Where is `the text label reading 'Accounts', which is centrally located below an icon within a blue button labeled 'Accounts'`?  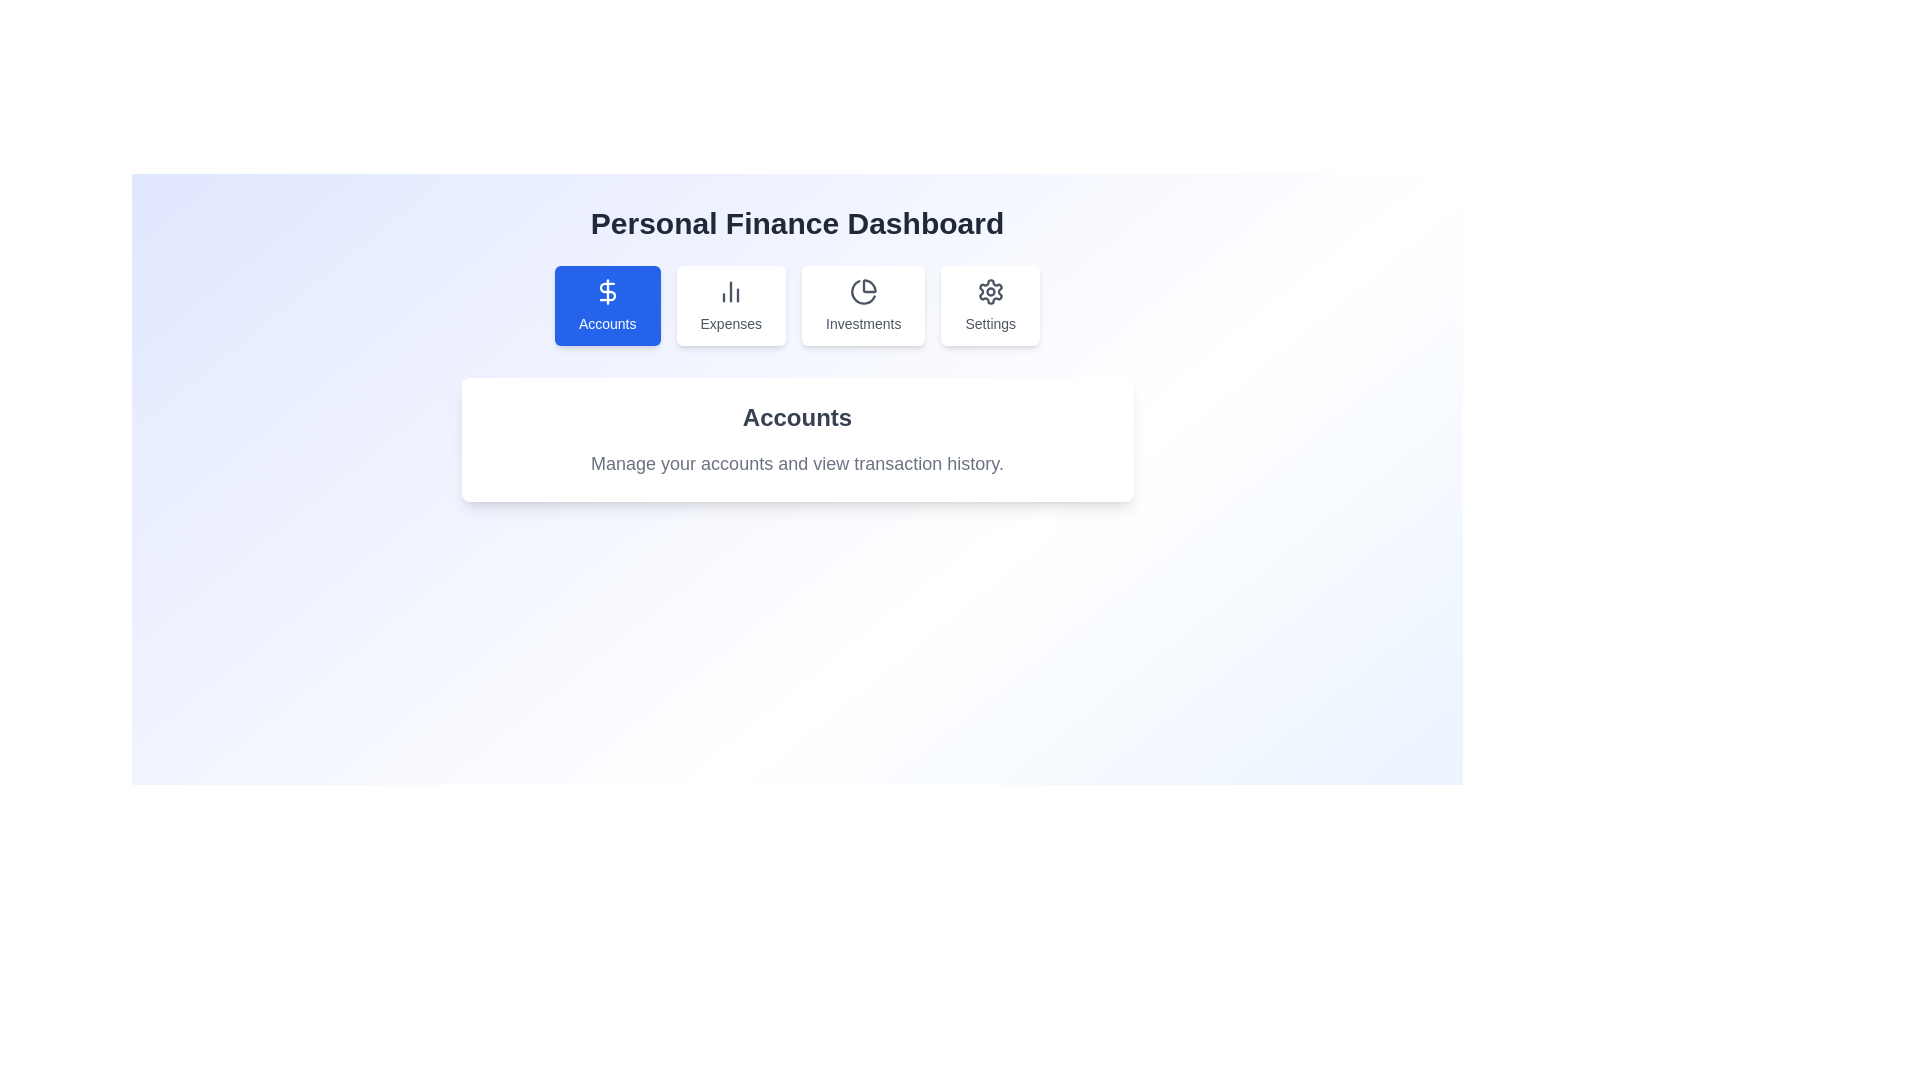 the text label reading 'Accounts', which is centrally located below an icon within a blue button labeled 'Accounts' is located at coordinates (606, 323).